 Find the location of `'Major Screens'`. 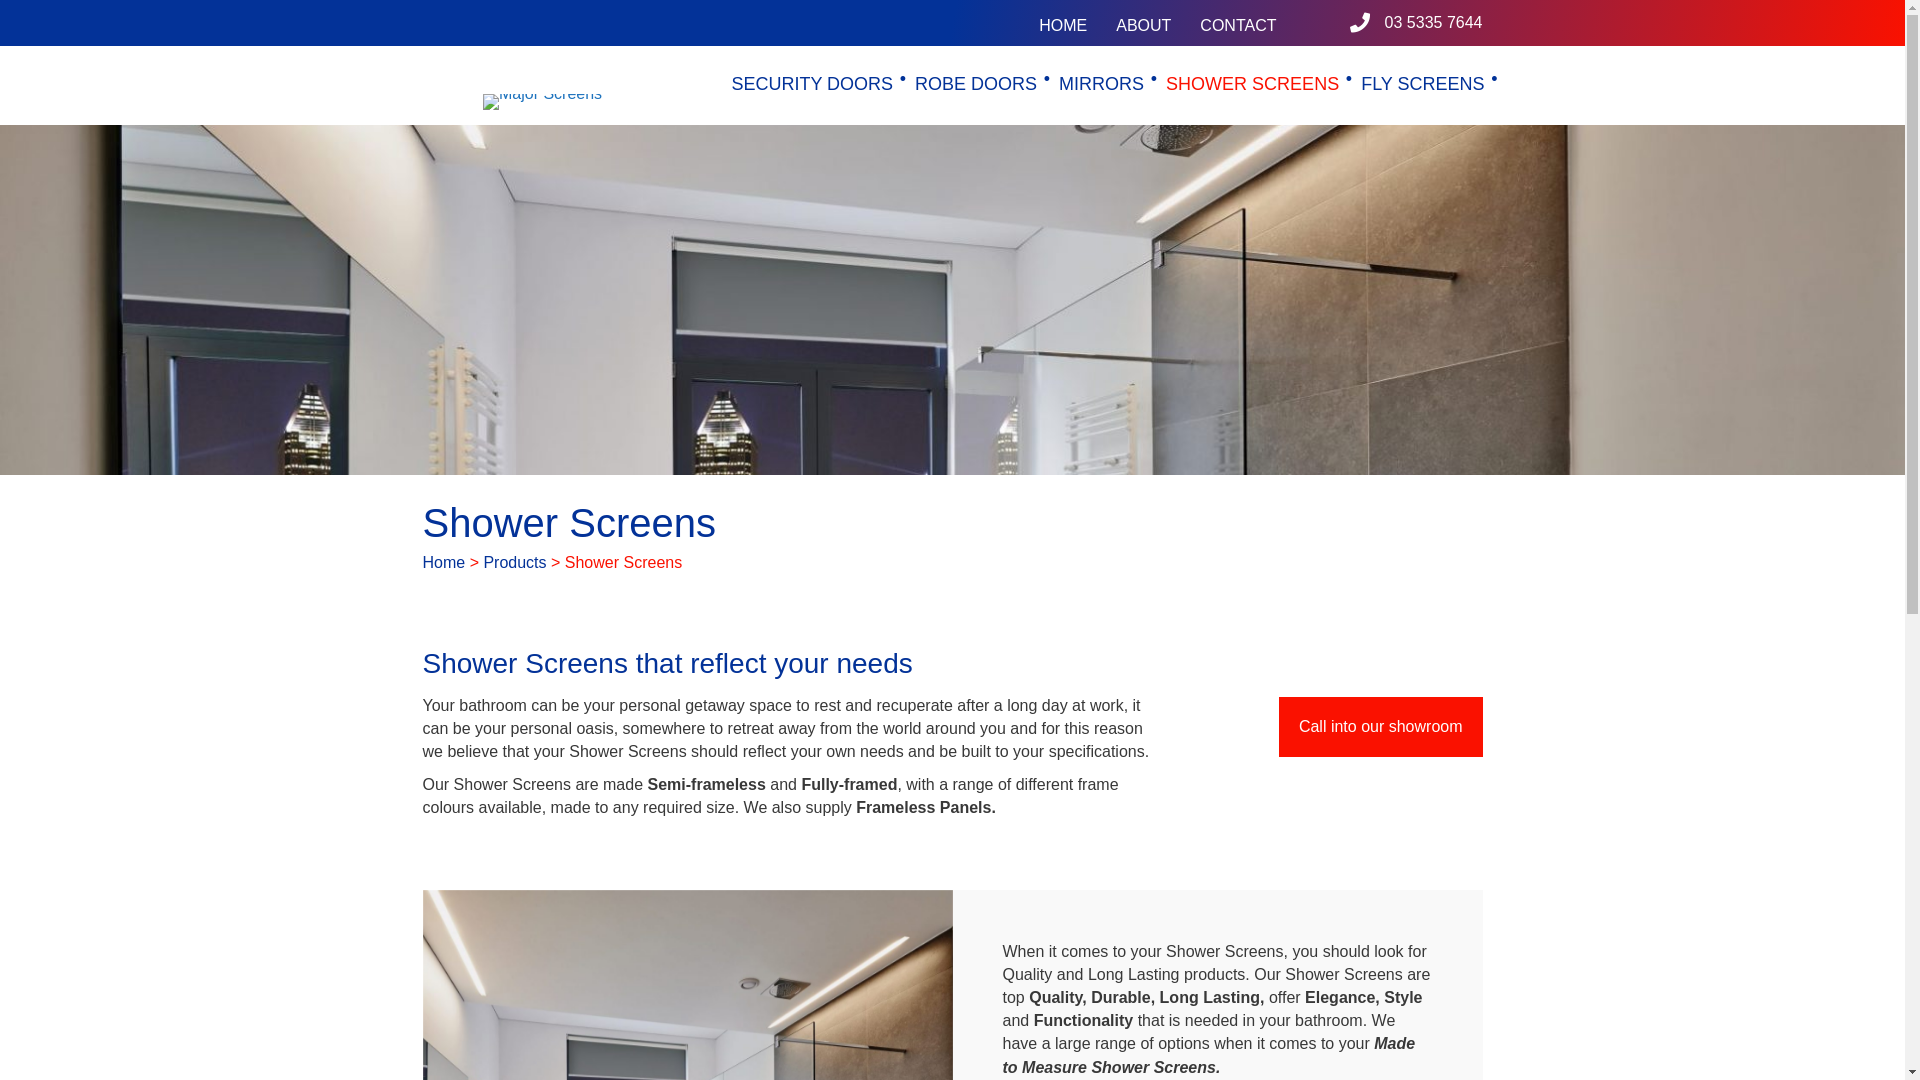

'Major Screens' is located at coordinates (542, 101).